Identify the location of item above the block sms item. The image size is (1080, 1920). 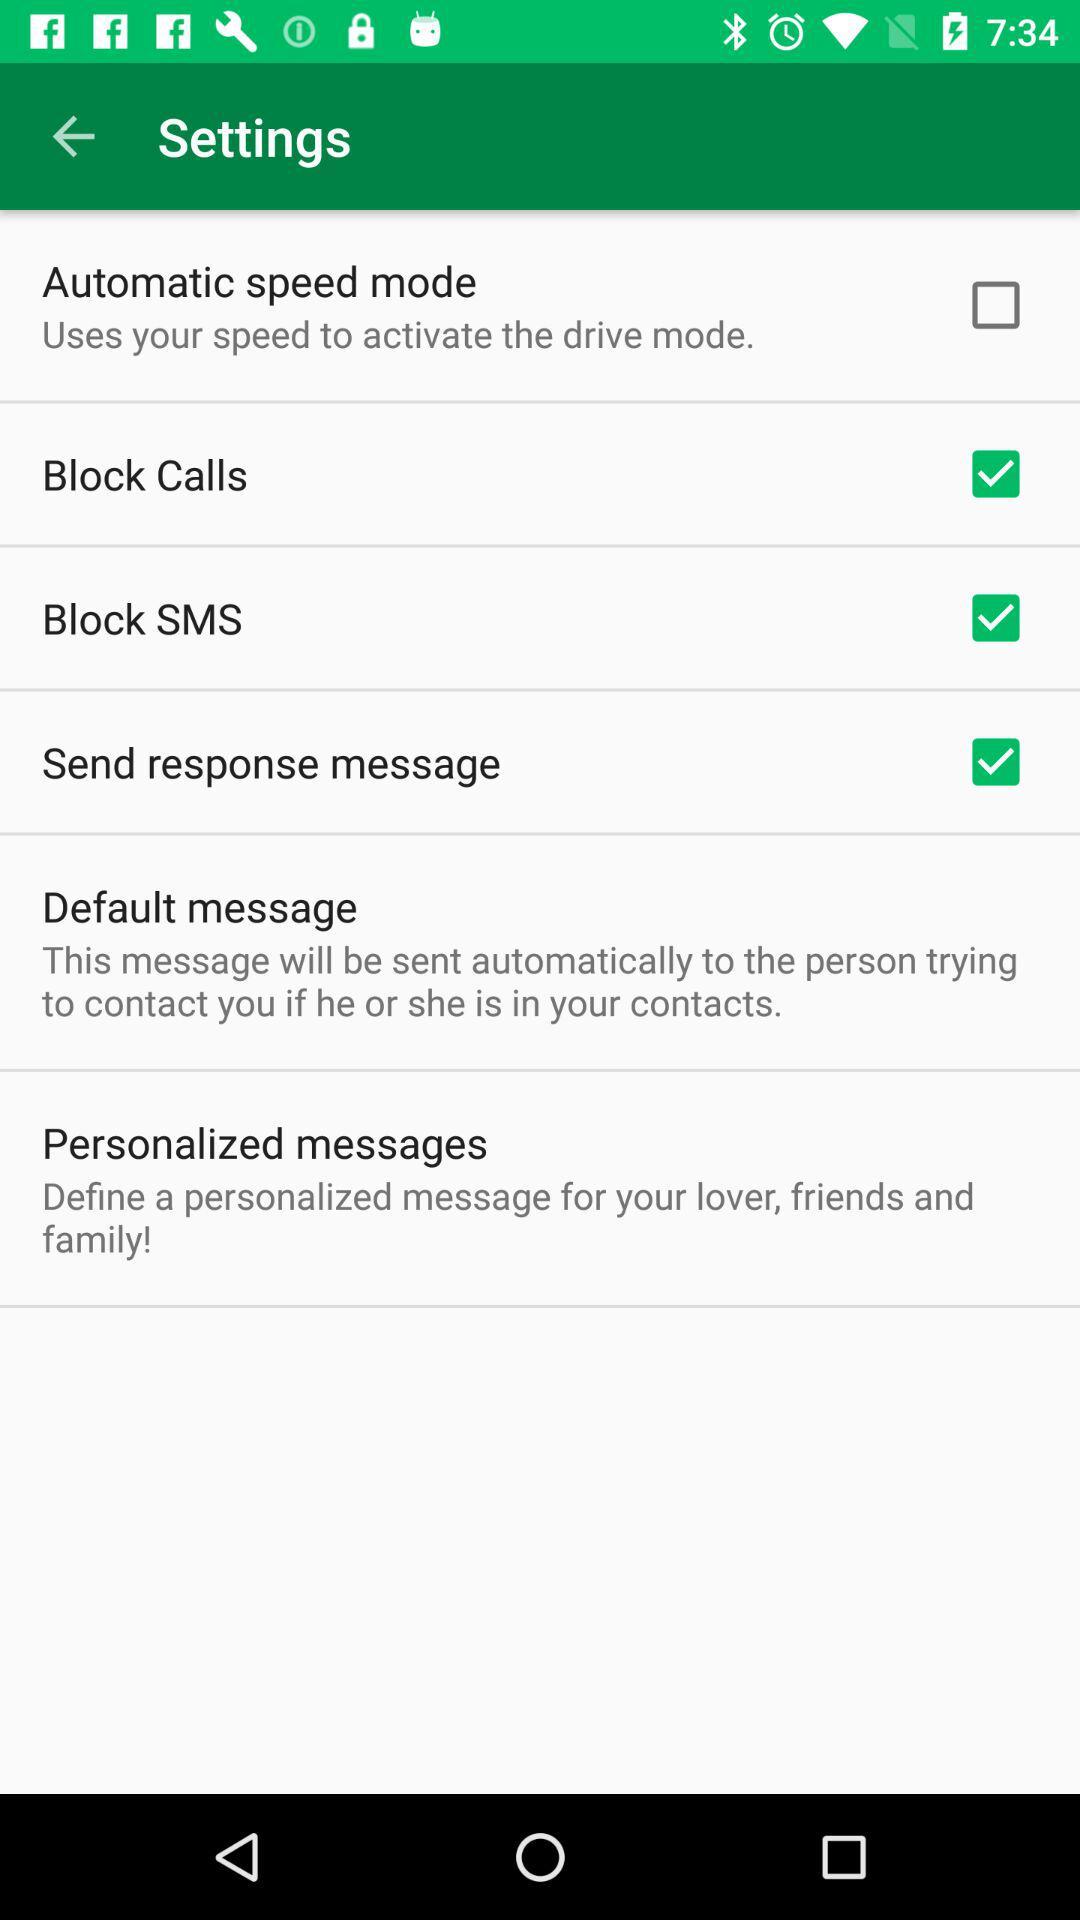
(144, 473).